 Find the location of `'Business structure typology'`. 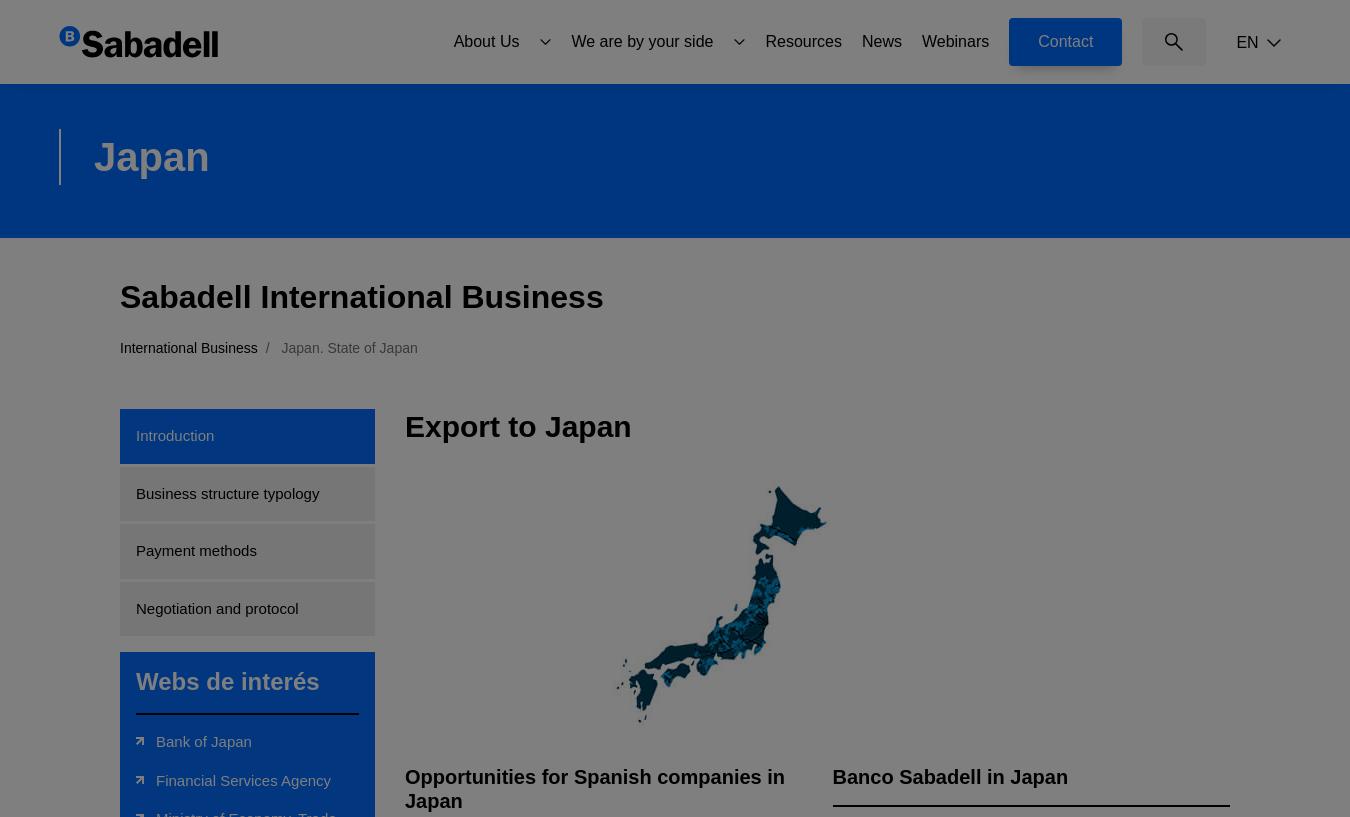

'Business structure typology' is located at coordinates (135, 491).